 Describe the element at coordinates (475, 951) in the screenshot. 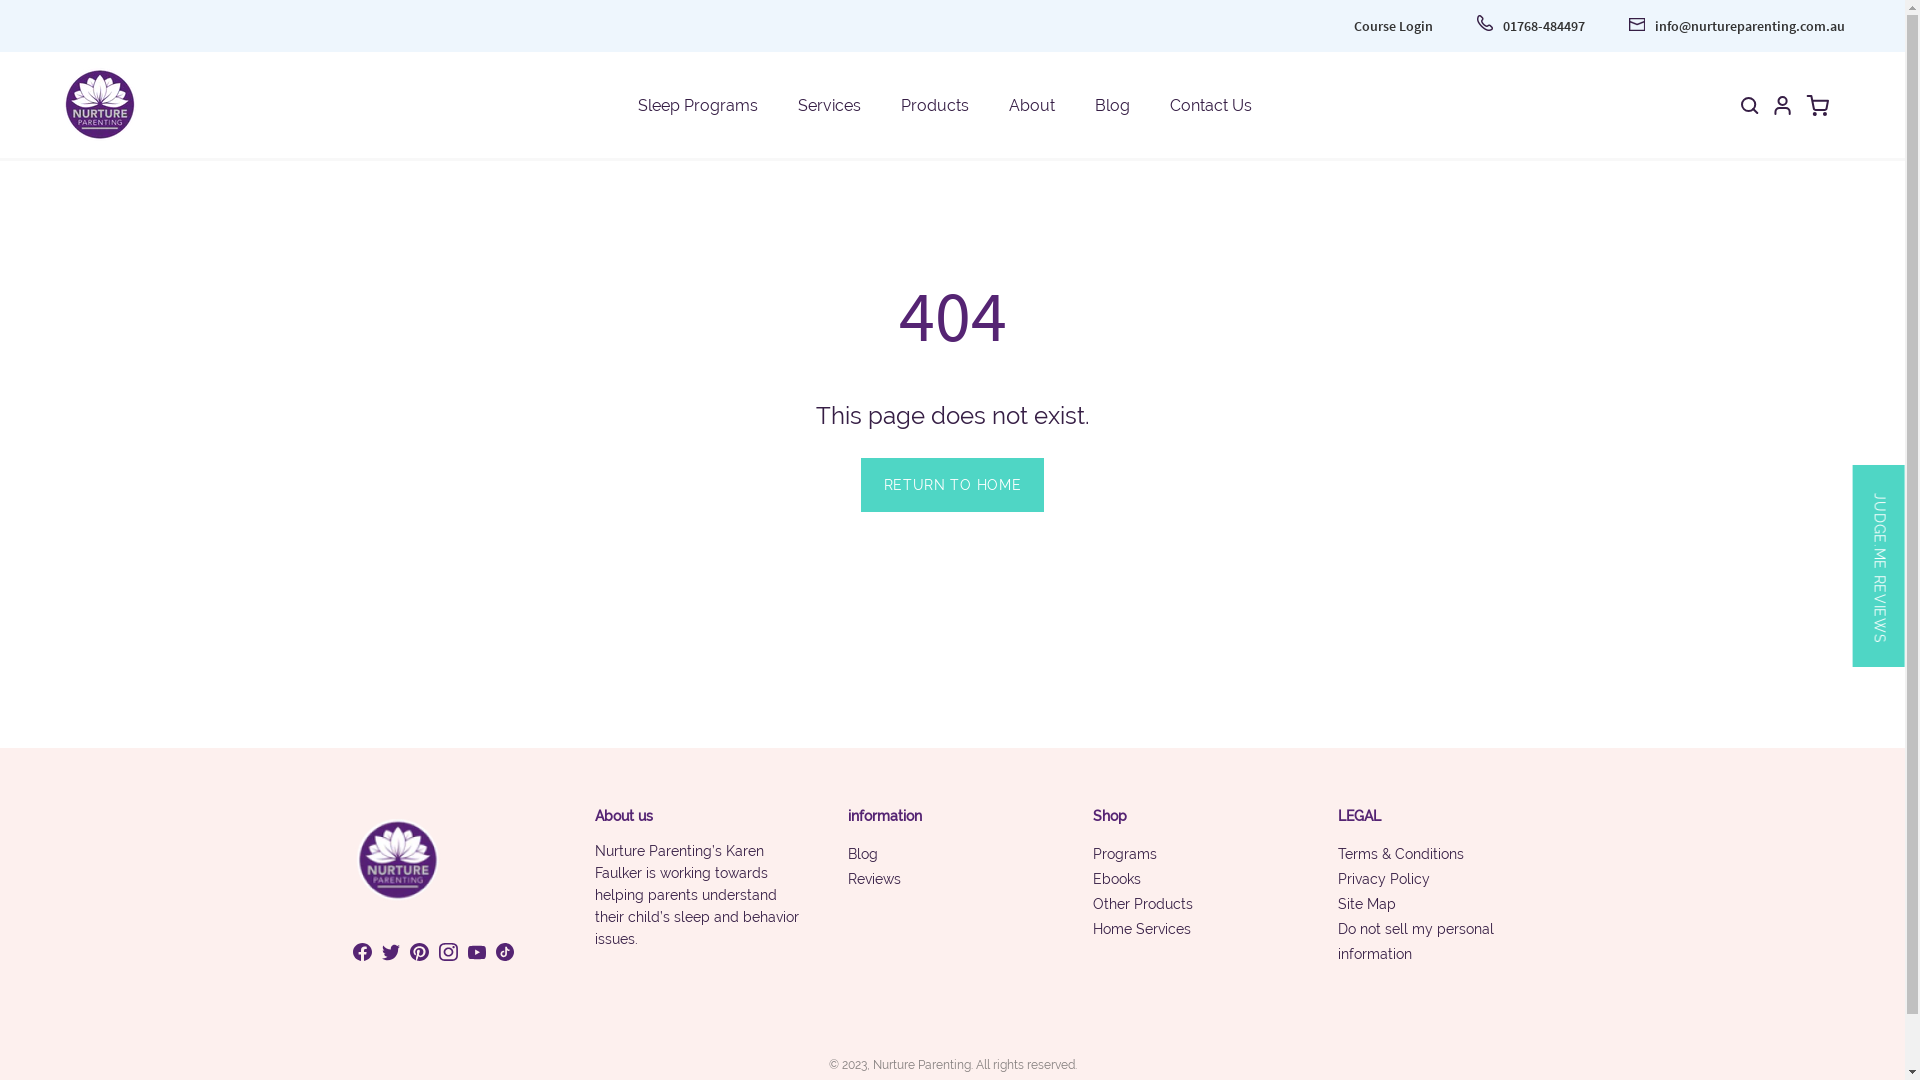

I see `'View Nurture Parenting Shop on Youtube'` at that location.